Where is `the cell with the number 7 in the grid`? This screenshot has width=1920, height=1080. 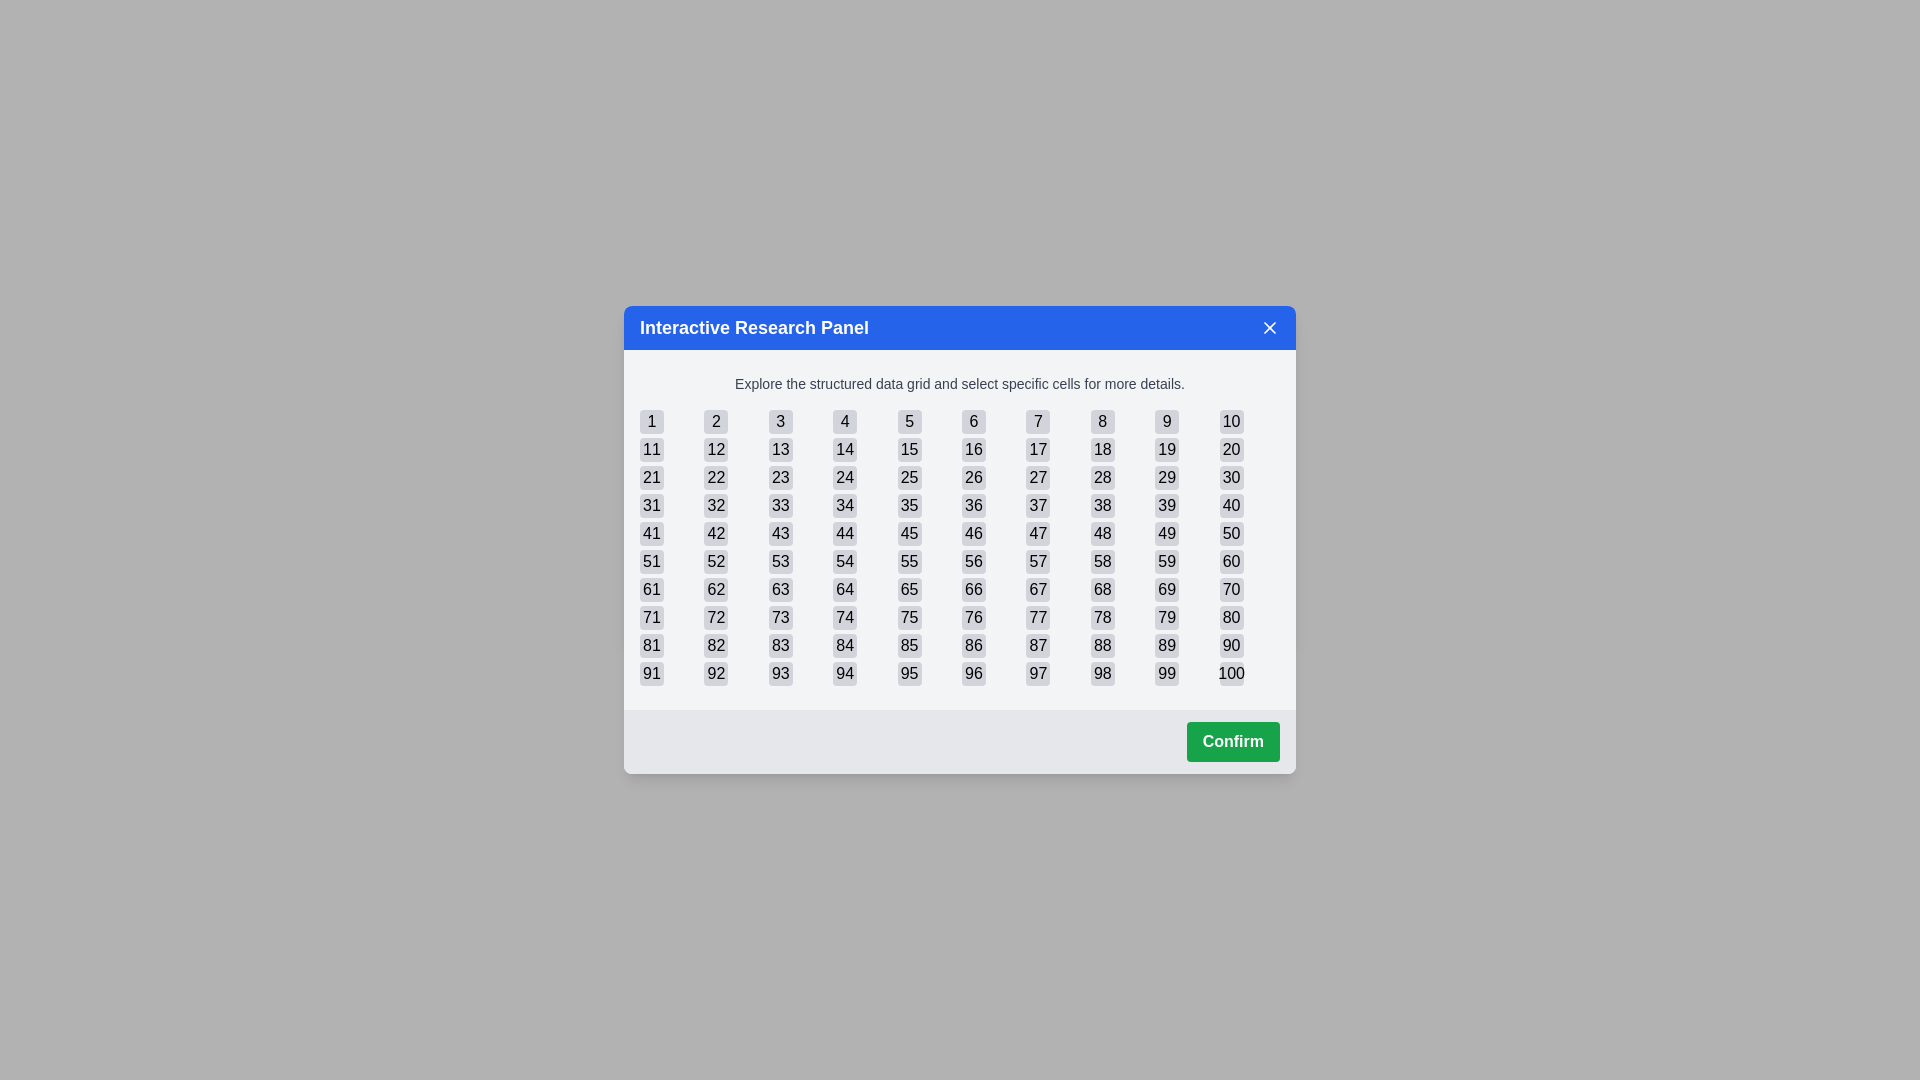 the cell with the number 7 in the grid is located at coordinates (1037, 420).